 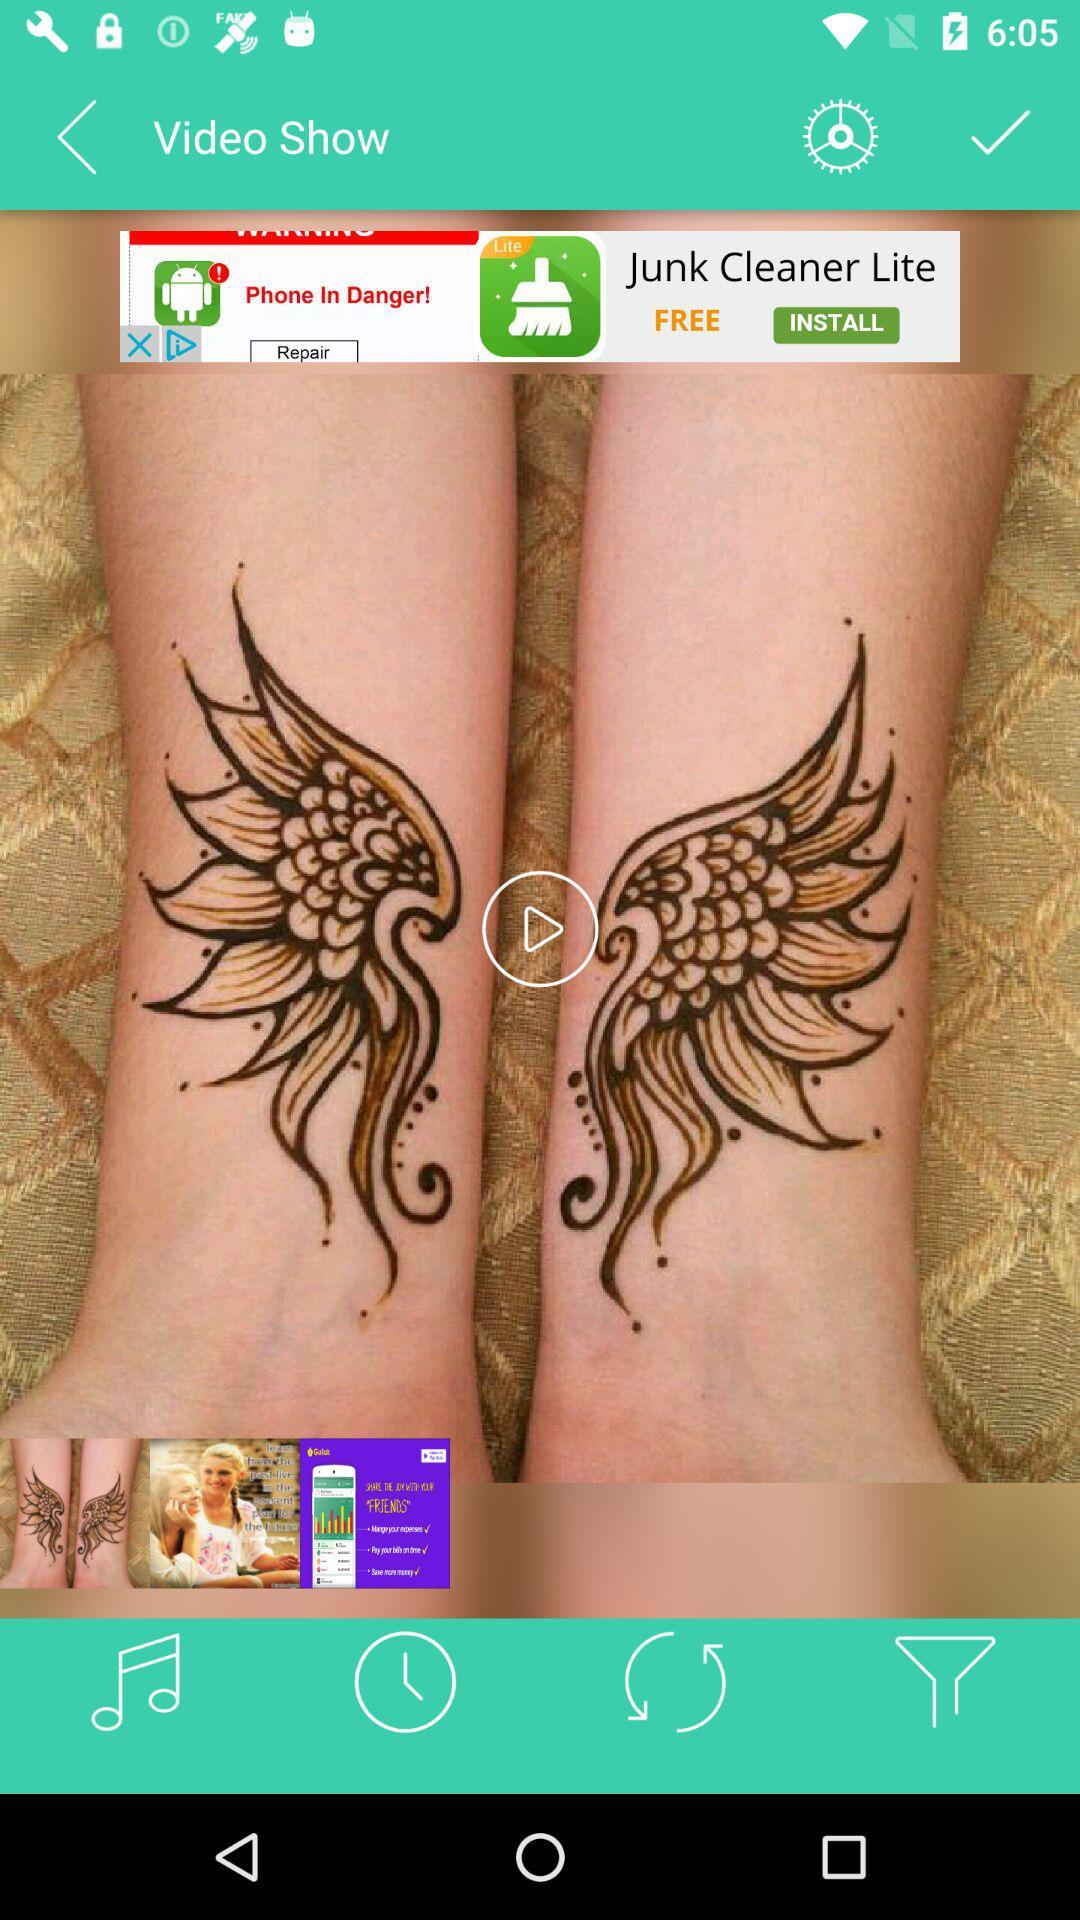 What do you see at coordinates (75, 135) in the screenshot?
I see `the arrow_backward icon` at bounding box center [75, 135].